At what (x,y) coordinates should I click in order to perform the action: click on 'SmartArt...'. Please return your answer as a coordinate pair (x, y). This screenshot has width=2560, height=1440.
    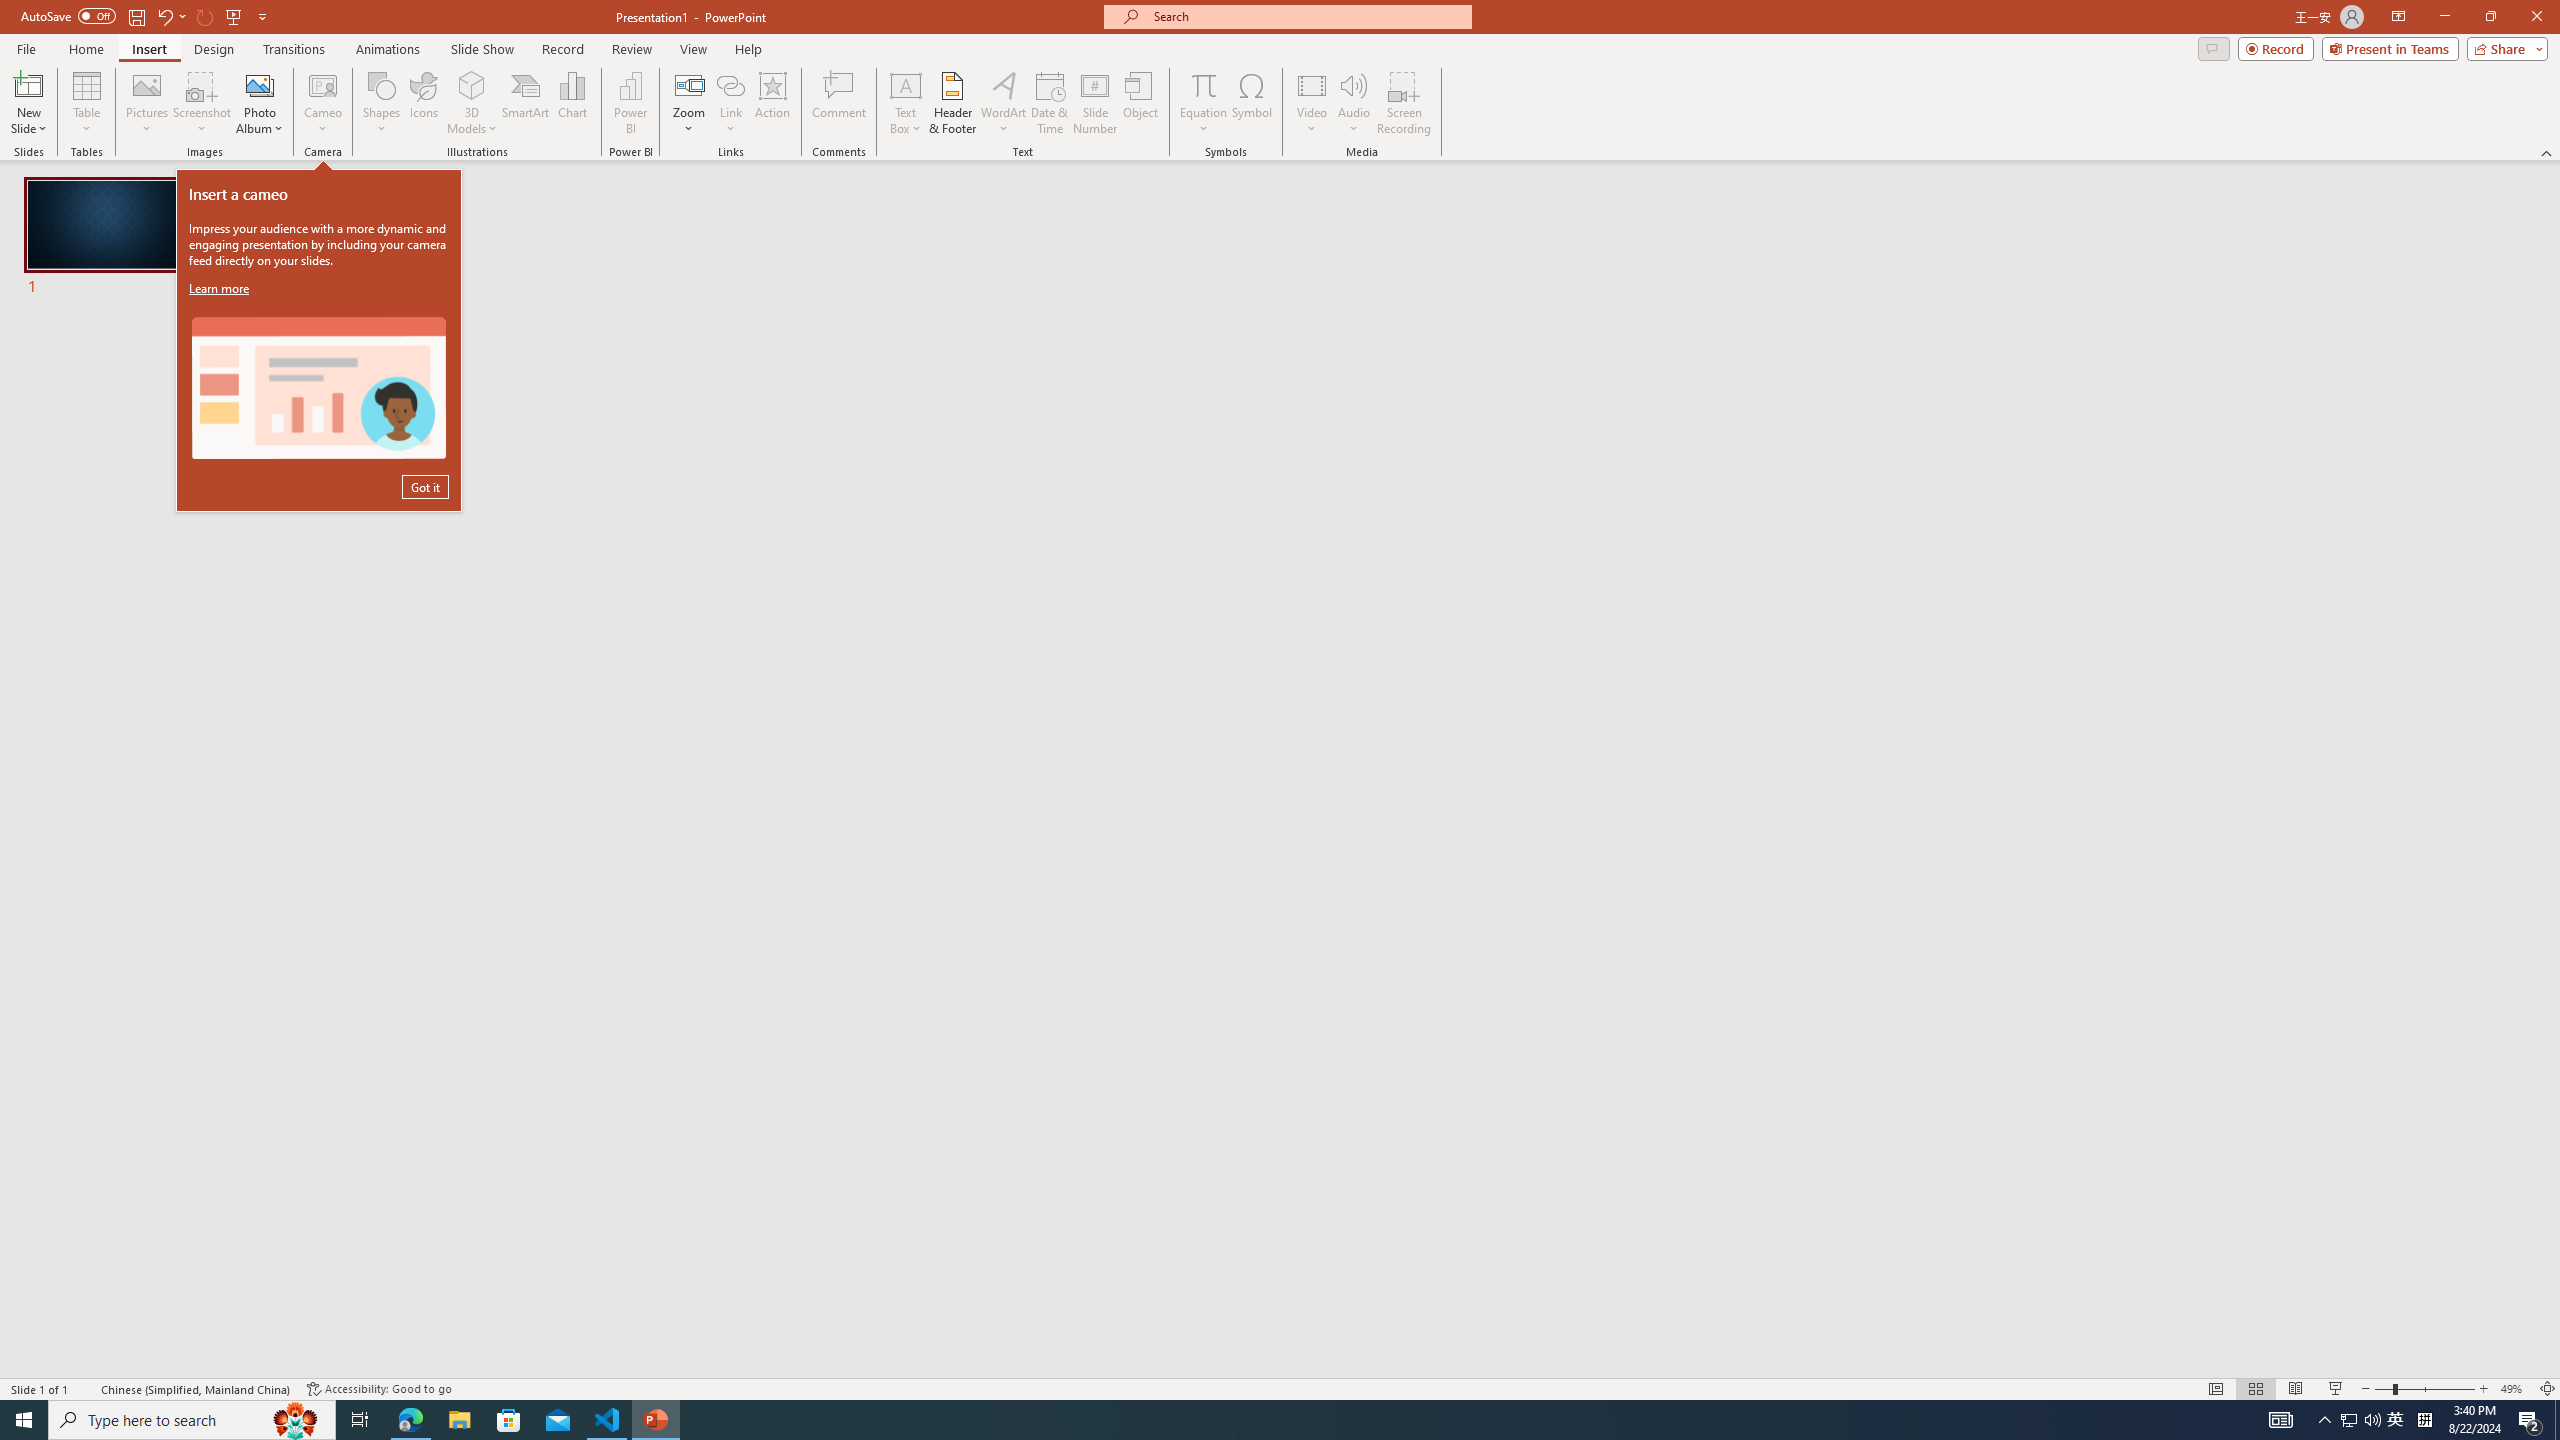
    Looking at the image, I should click on (525, 103).